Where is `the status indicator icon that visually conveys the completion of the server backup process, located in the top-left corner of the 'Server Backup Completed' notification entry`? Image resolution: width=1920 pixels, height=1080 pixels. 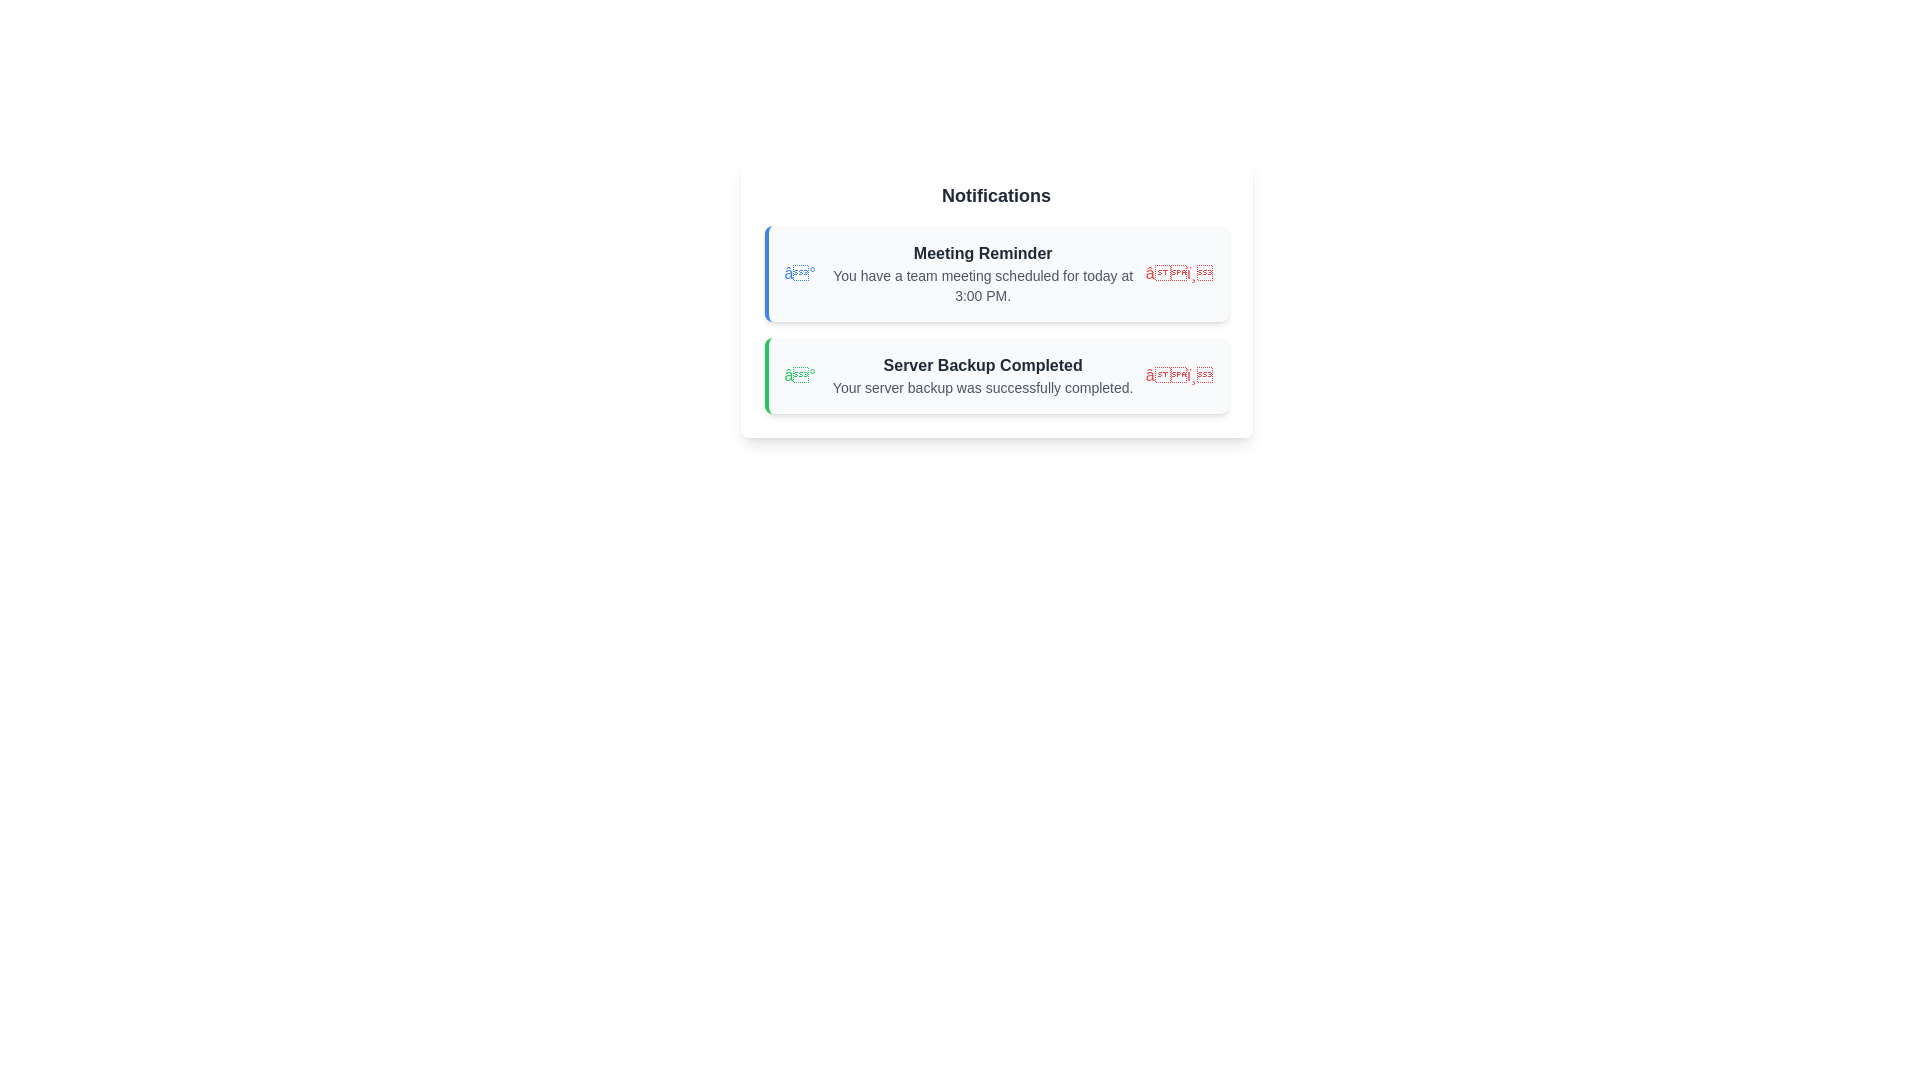
the status indicator icon that visually conveys the completion of the server backup process, located in the top-left corner of the 'Server Backup Completed' notification entry is located at coordinates (795, 375).